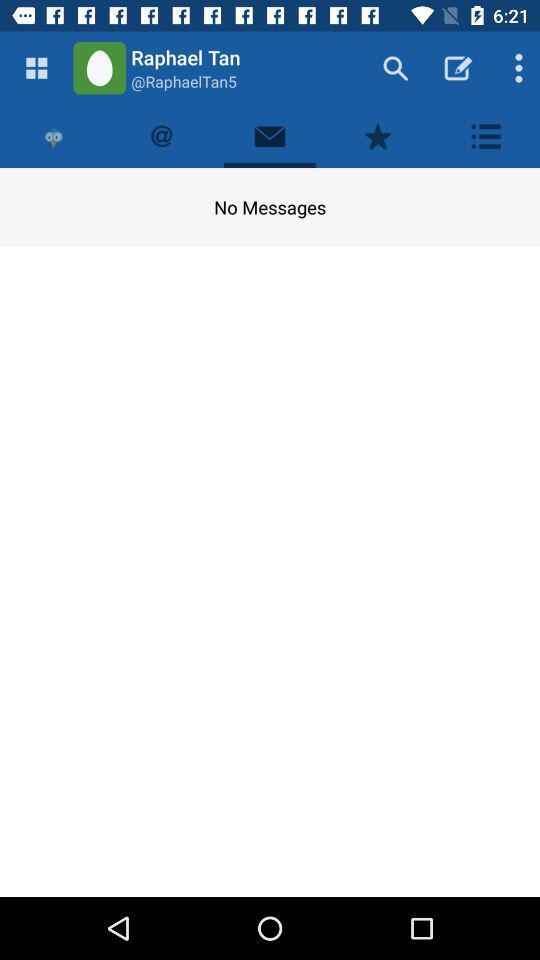 The height and width of the screenshot is (960, 540). What do you see at coordinates (270, 135) in the screenshot?
I see `inbox of mail` at bounding box center [270, 135].